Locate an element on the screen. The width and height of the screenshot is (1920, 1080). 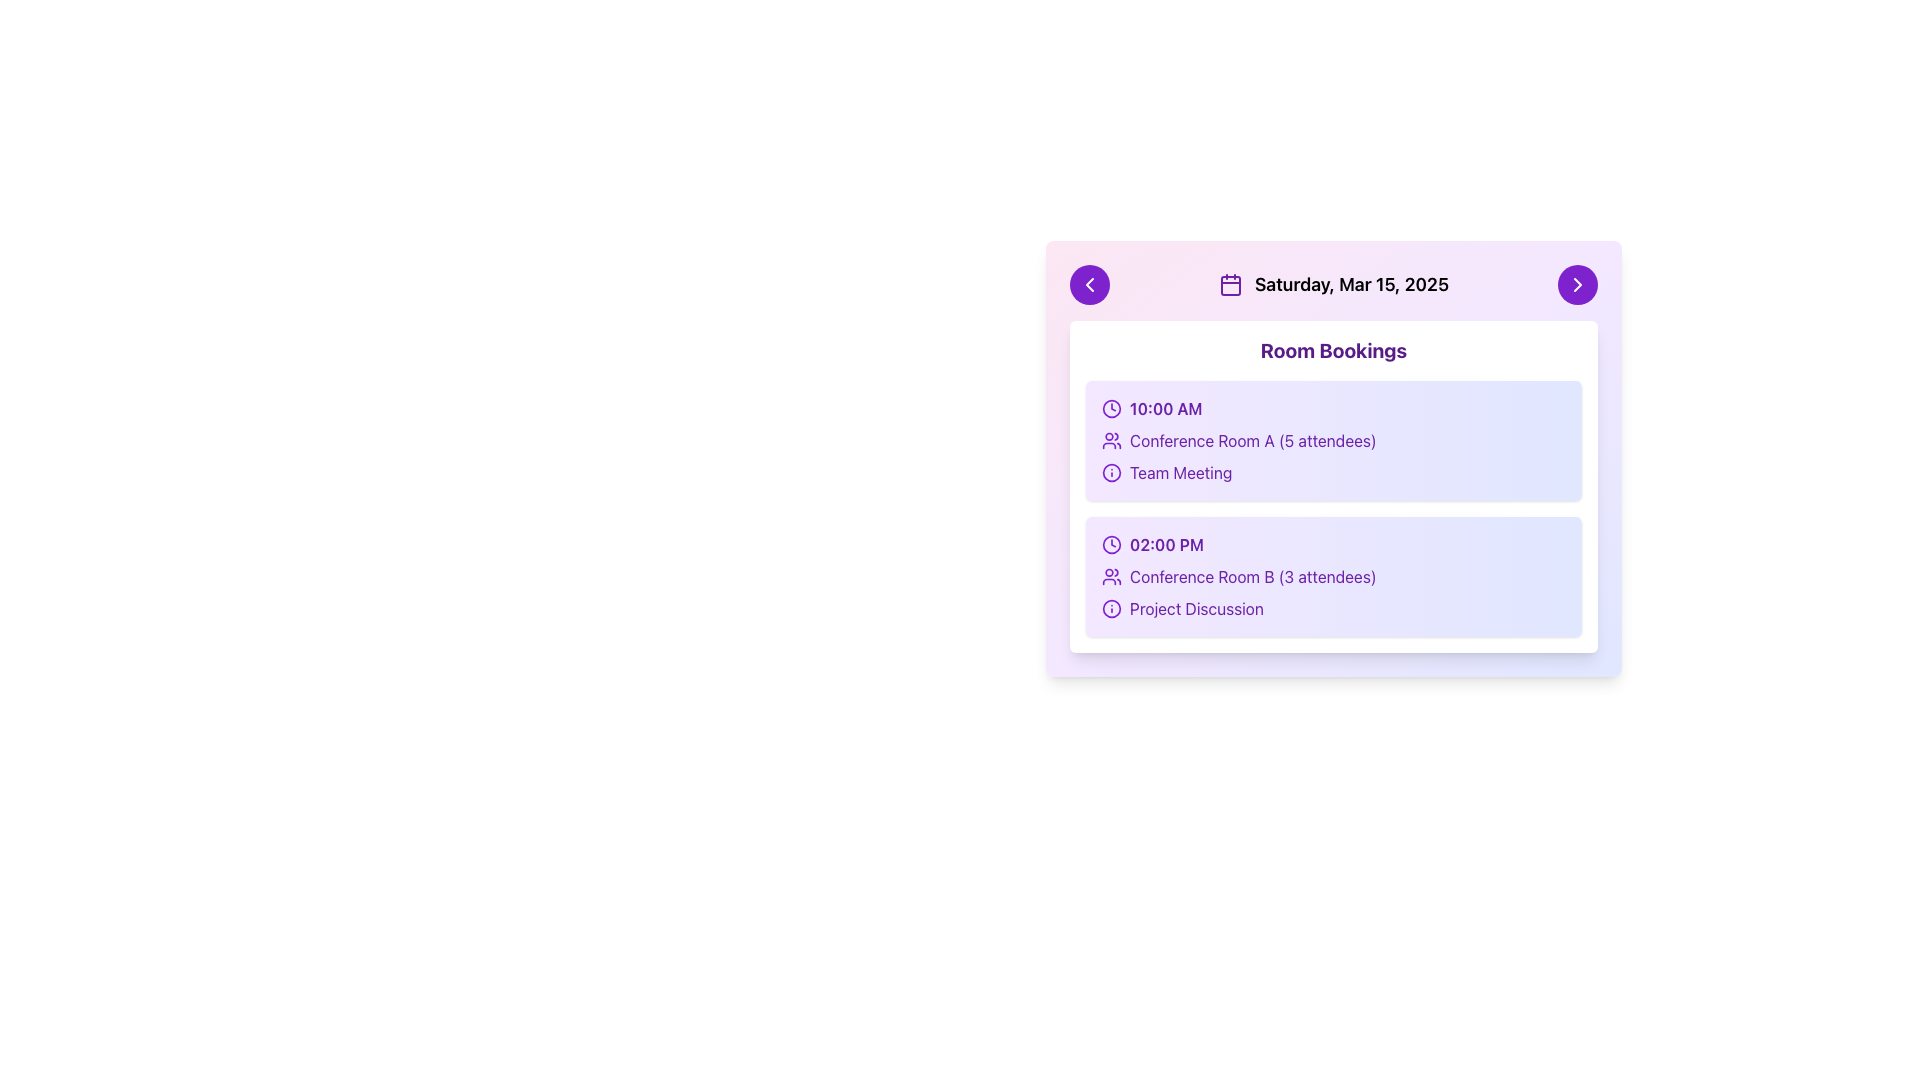
the information icon located to the left of the 'Team Meeting' text within the event card under 'Room Bookings' is located at coordinates (1111, 473).